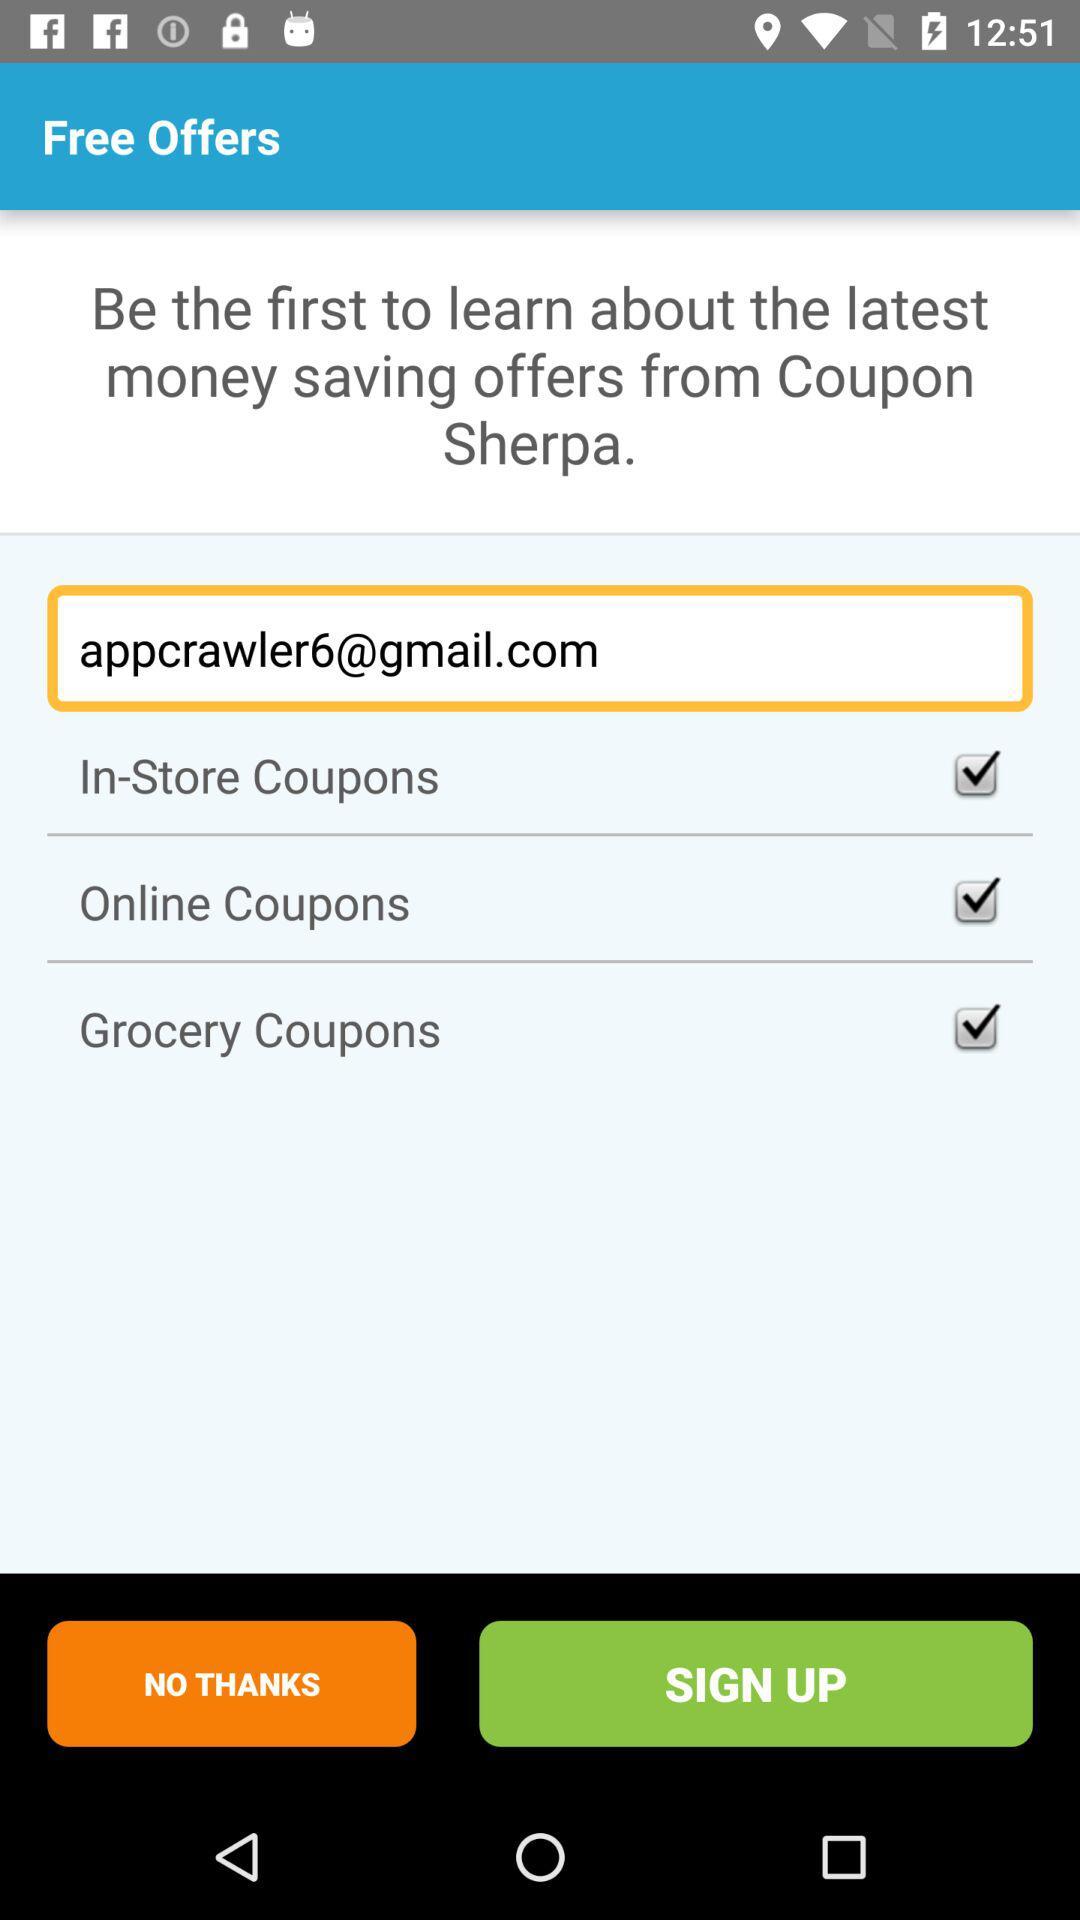 This screenshot has width=1080, height=1920. Describe the element at coordinates (756, 1682) in the screenshot. I see `sign up at the bottom right corner` at that location.